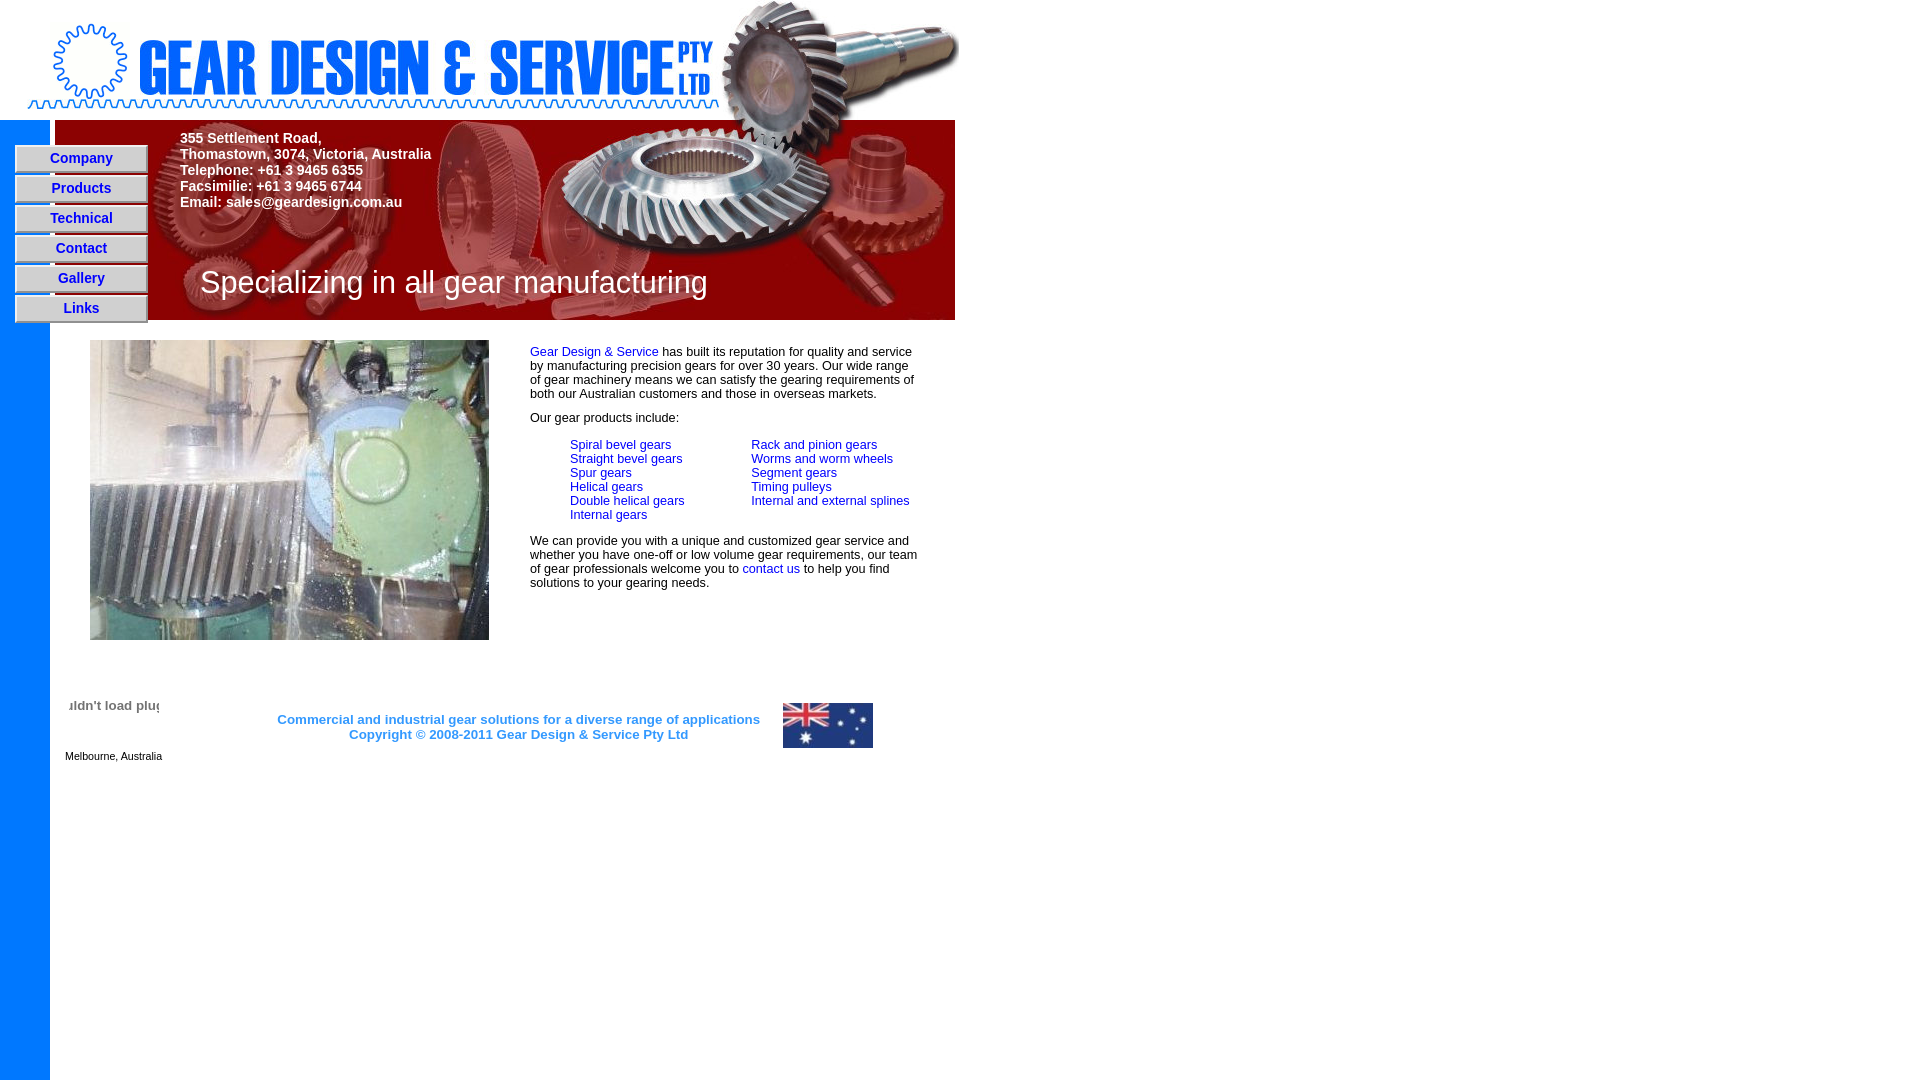 This screenshot has height=1080, width=1920. What do you see at coordinates (814, 443) in the screenshot?
I see `'Rack and pinion gears'` at bounding box center [814, 443].